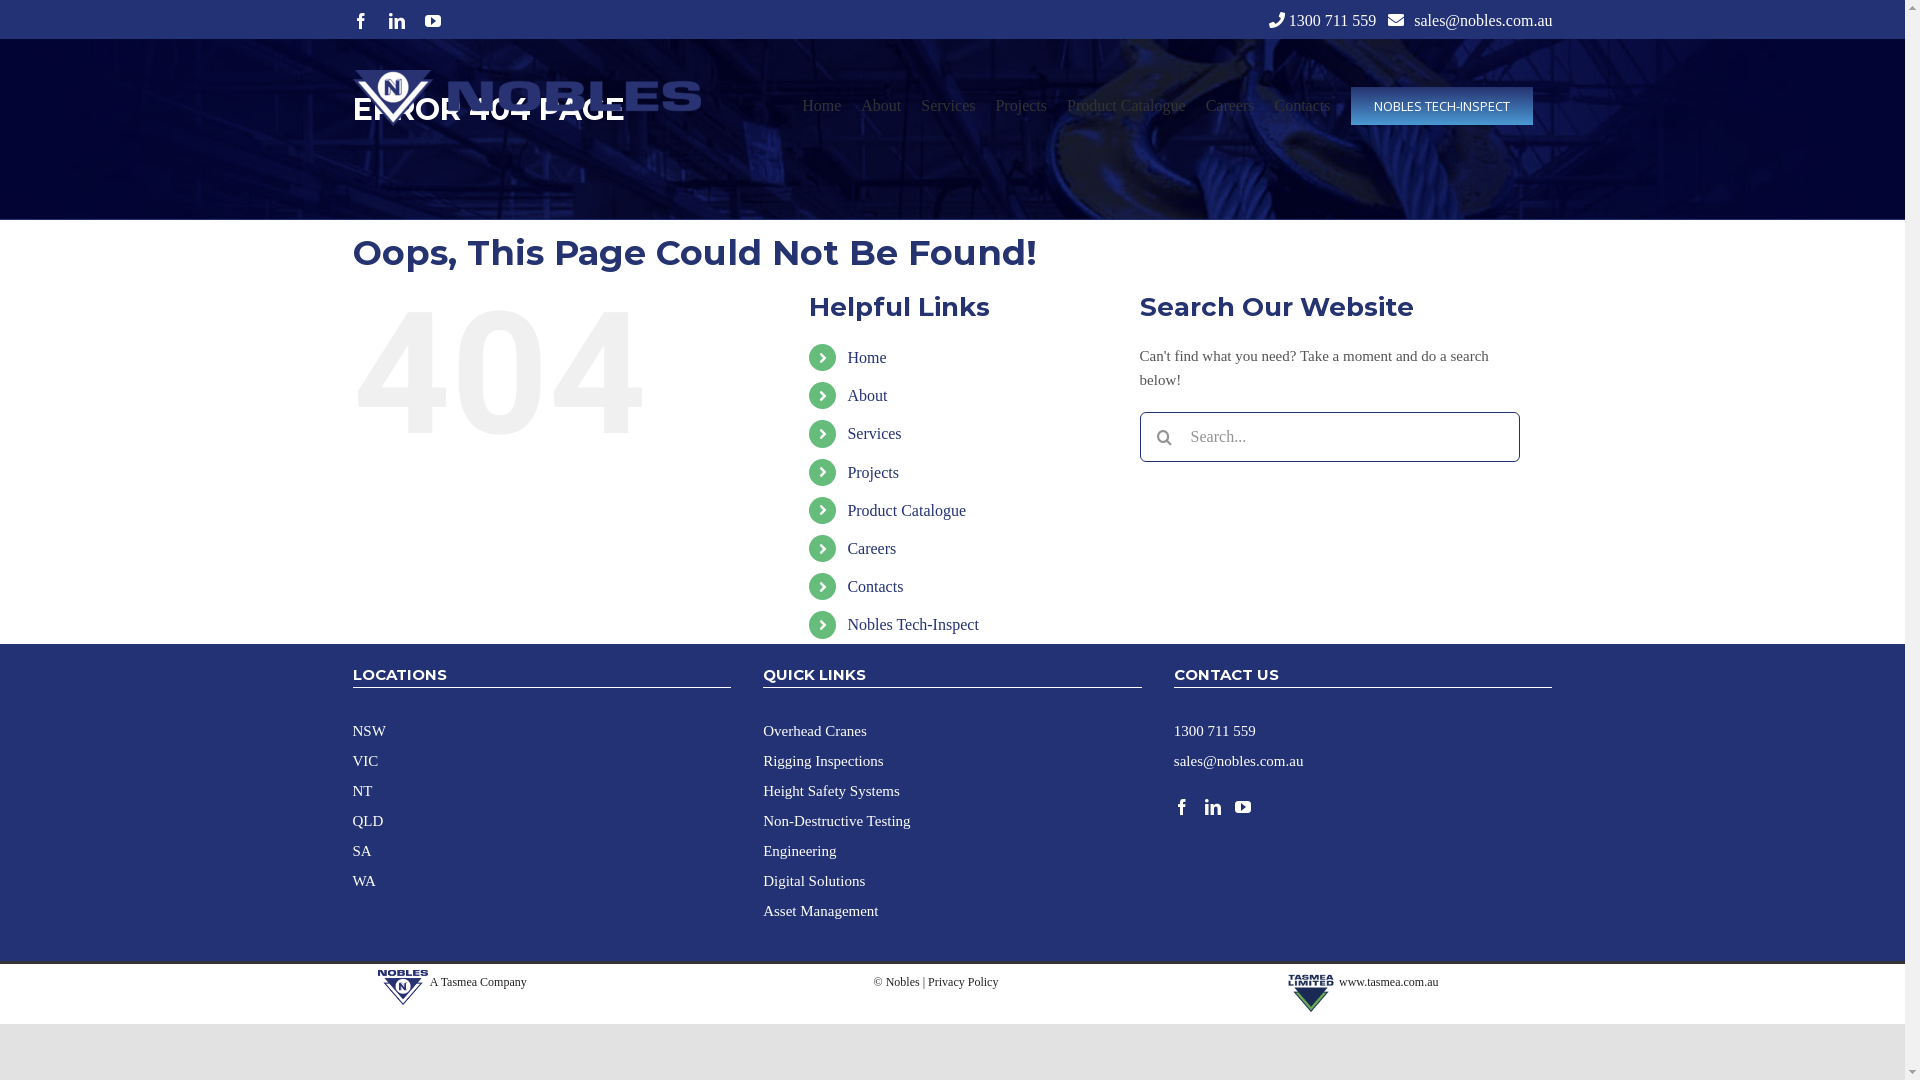  What do you see at coordinates (395, 20) in the screenshot?
I see `'LinkedIn'` at bounding box center [395, 20].